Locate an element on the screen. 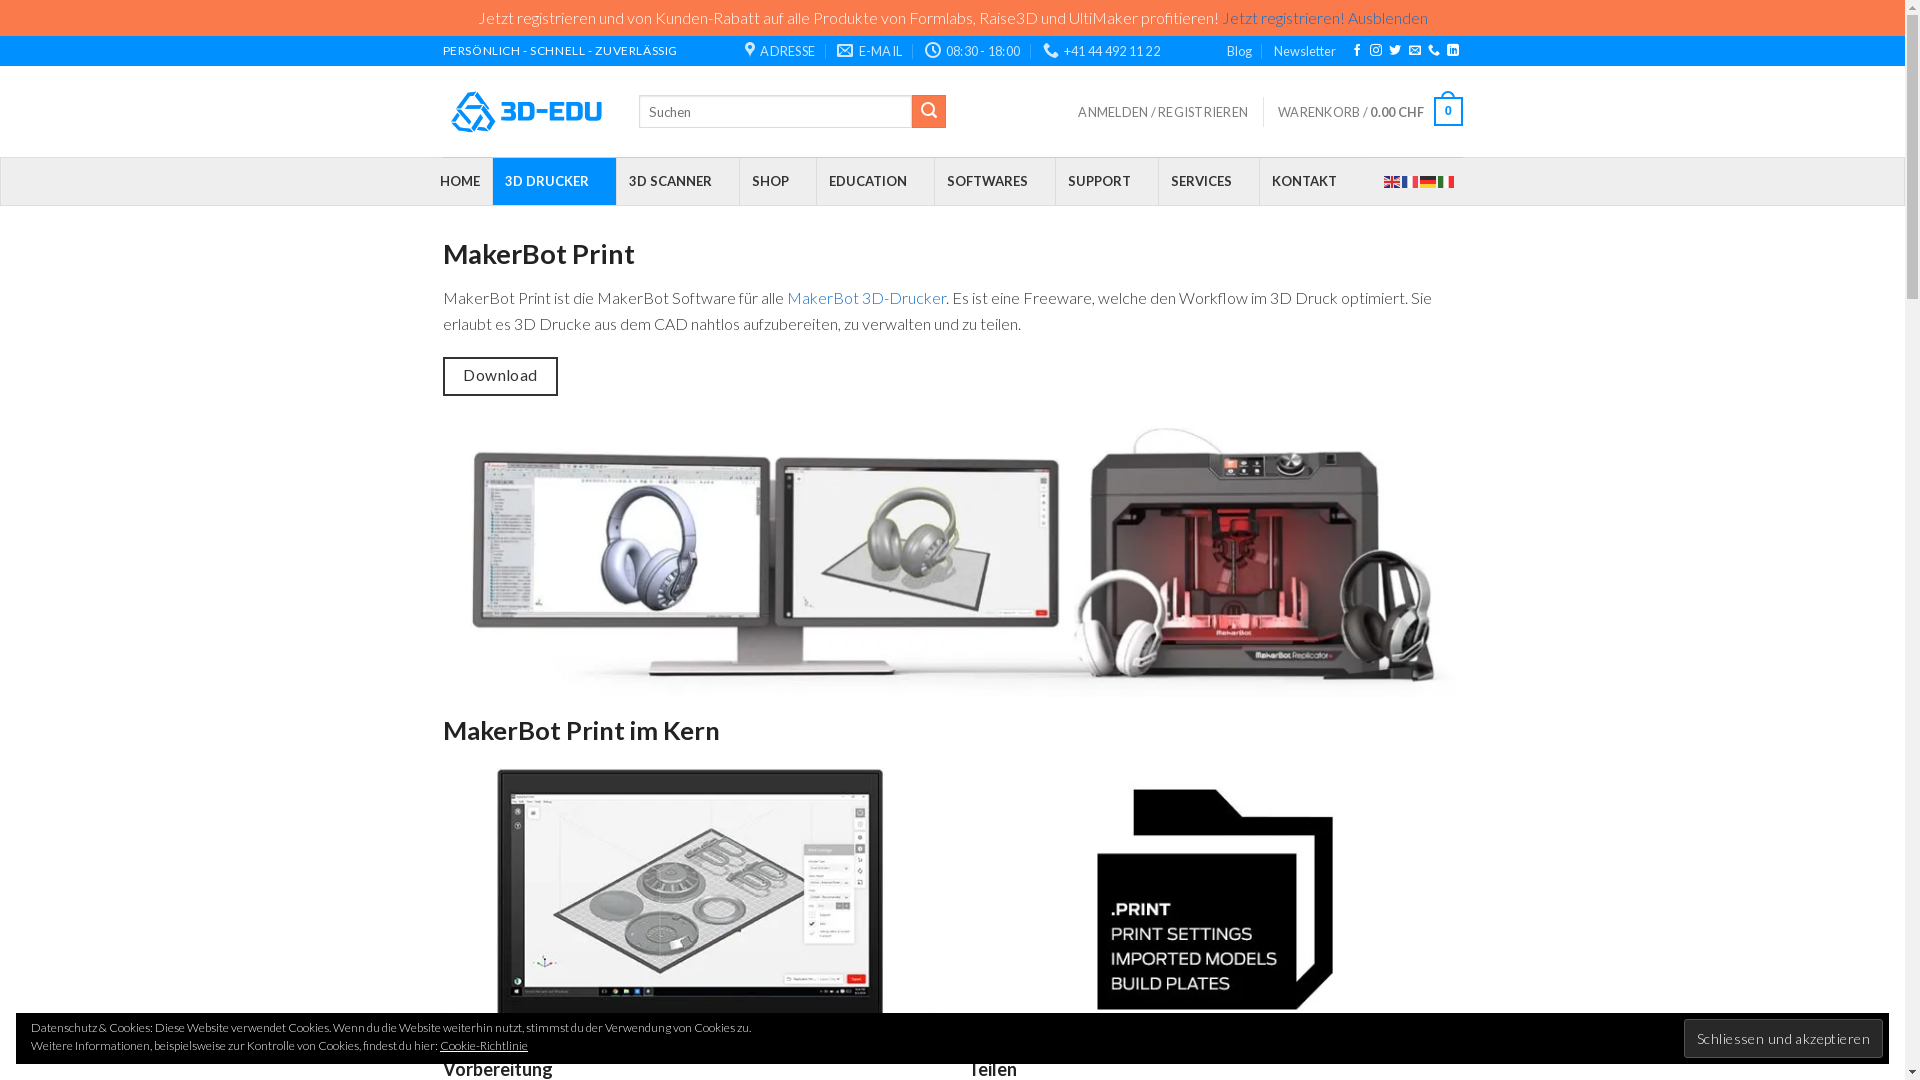 Image resolution: width=1920 pixels, height=1080 pixels. 'KONTAKT' is located at coordinates (1310, 181).